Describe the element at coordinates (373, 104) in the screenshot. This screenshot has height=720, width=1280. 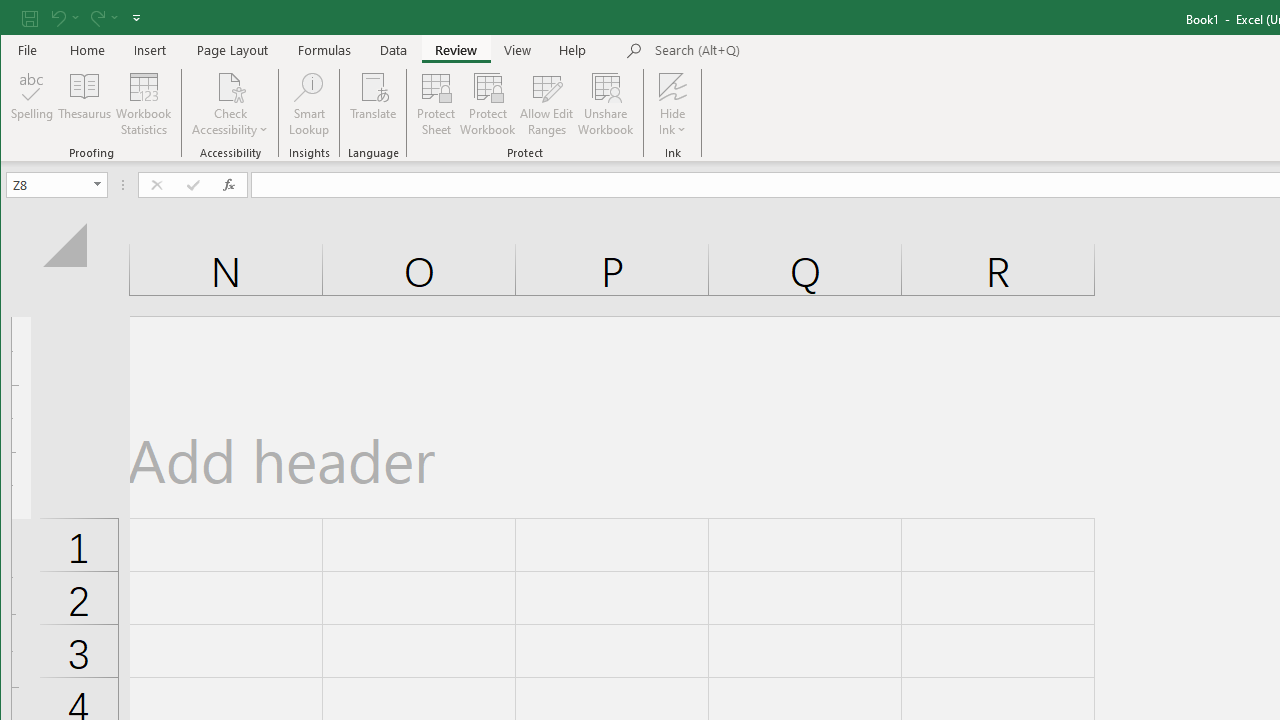
I see `'Translate'` at that location.